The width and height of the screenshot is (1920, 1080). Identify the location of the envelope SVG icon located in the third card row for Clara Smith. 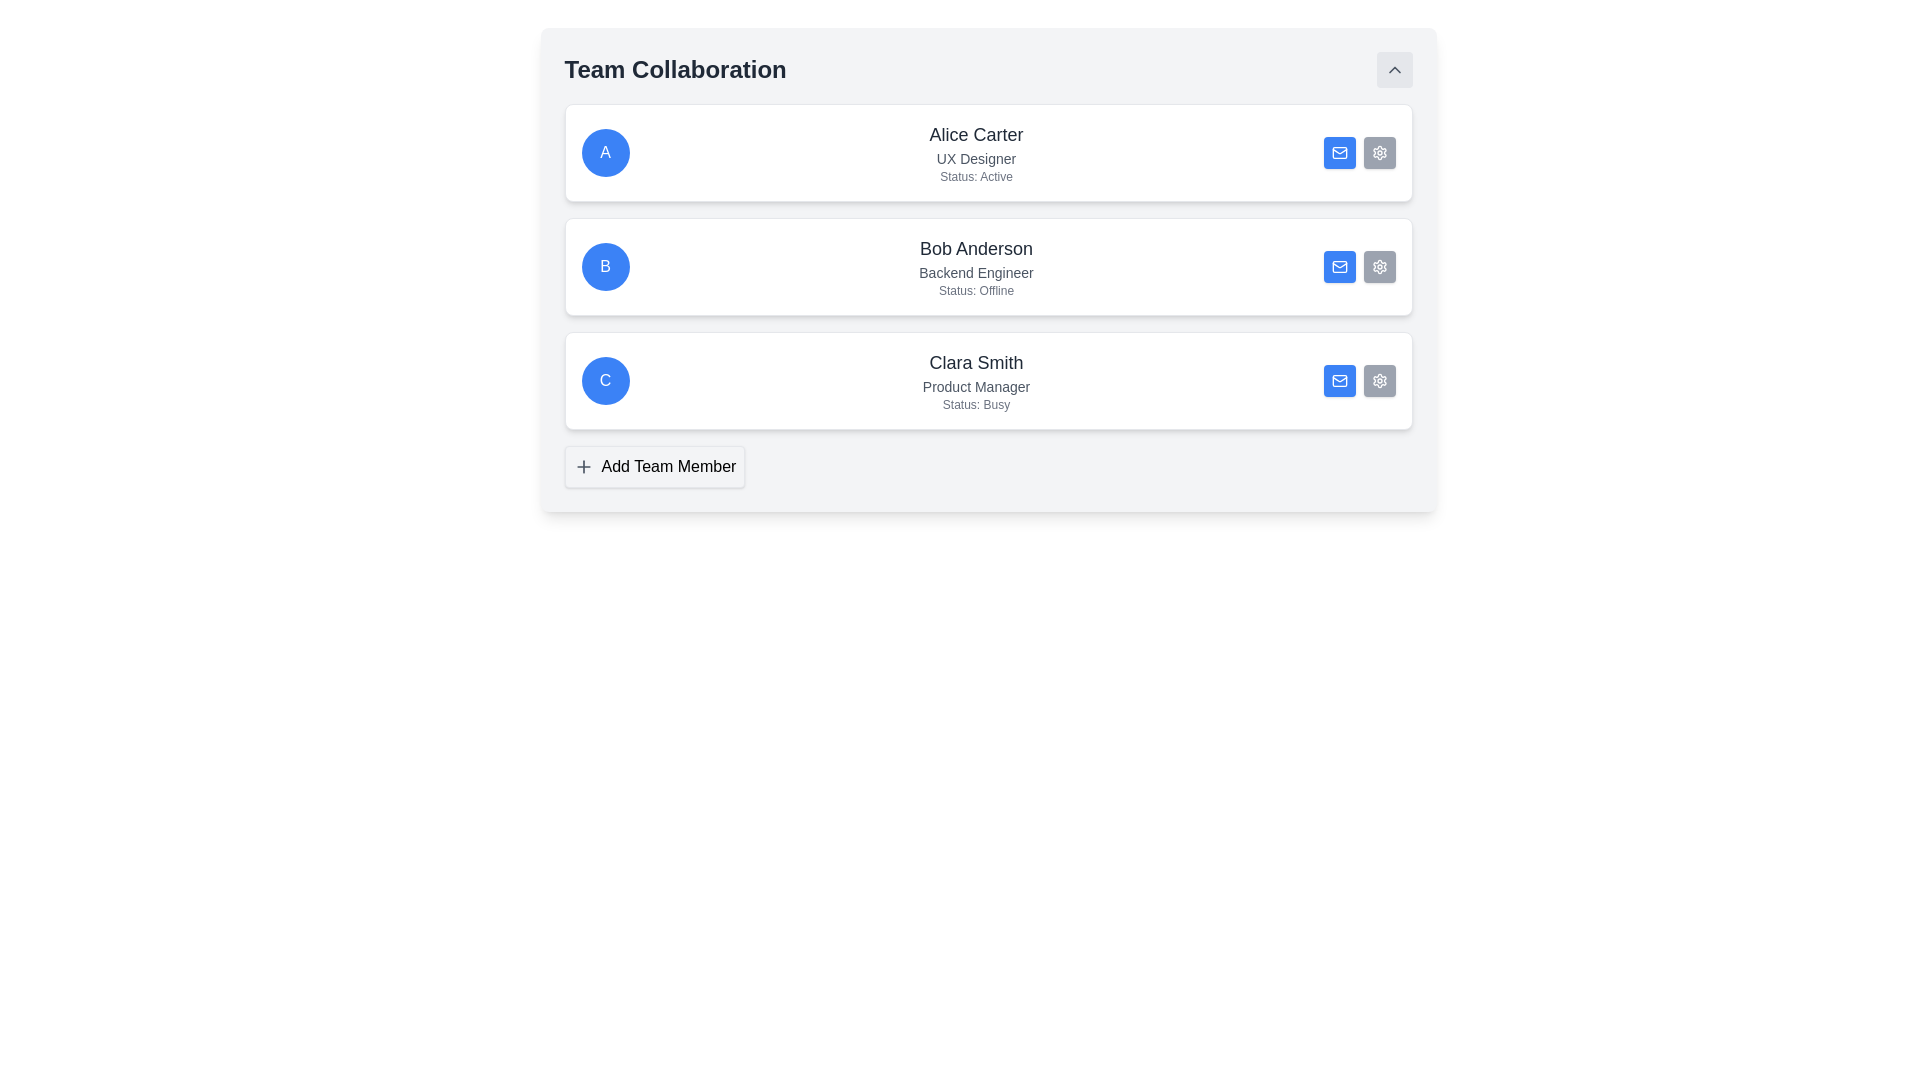
(1339, 381).